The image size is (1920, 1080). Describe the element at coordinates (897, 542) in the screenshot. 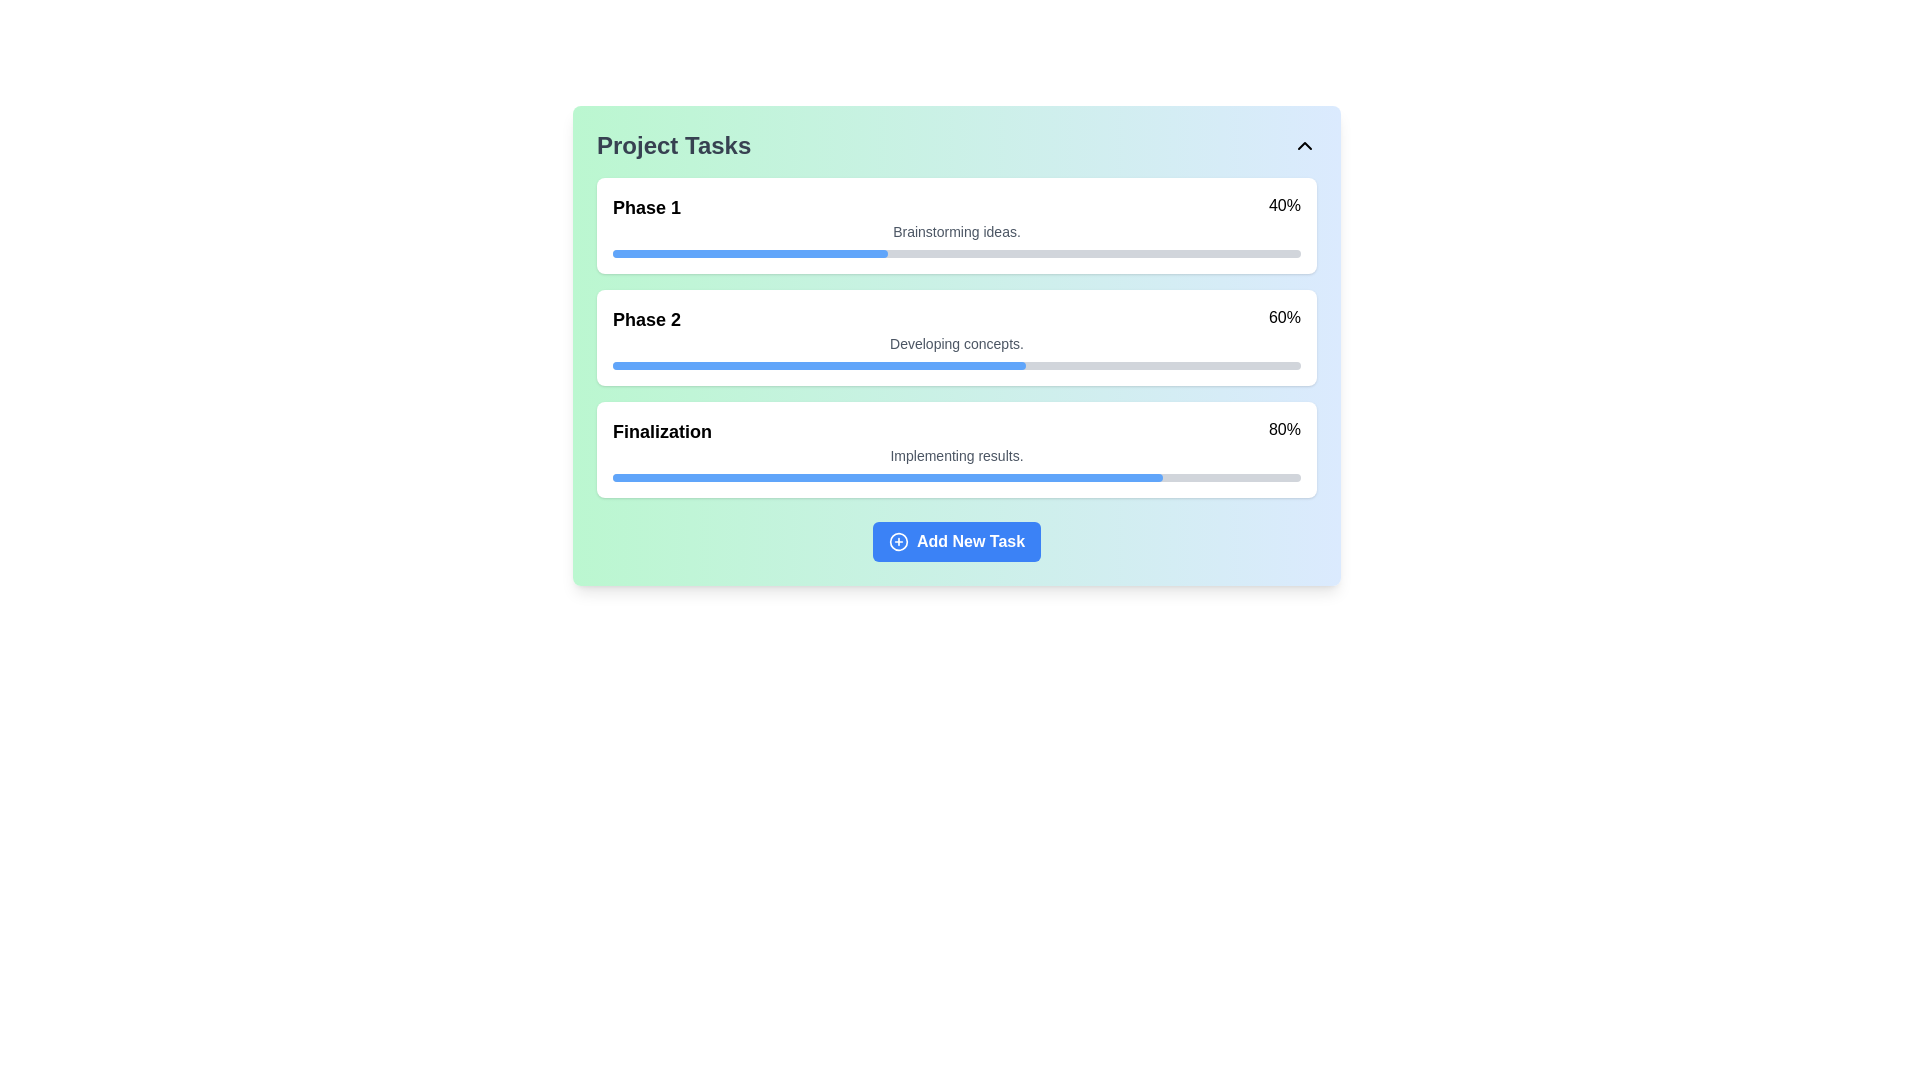

I see `the circular icon to the left of the 'Add New Task' button for potential visual feedback` at that location.